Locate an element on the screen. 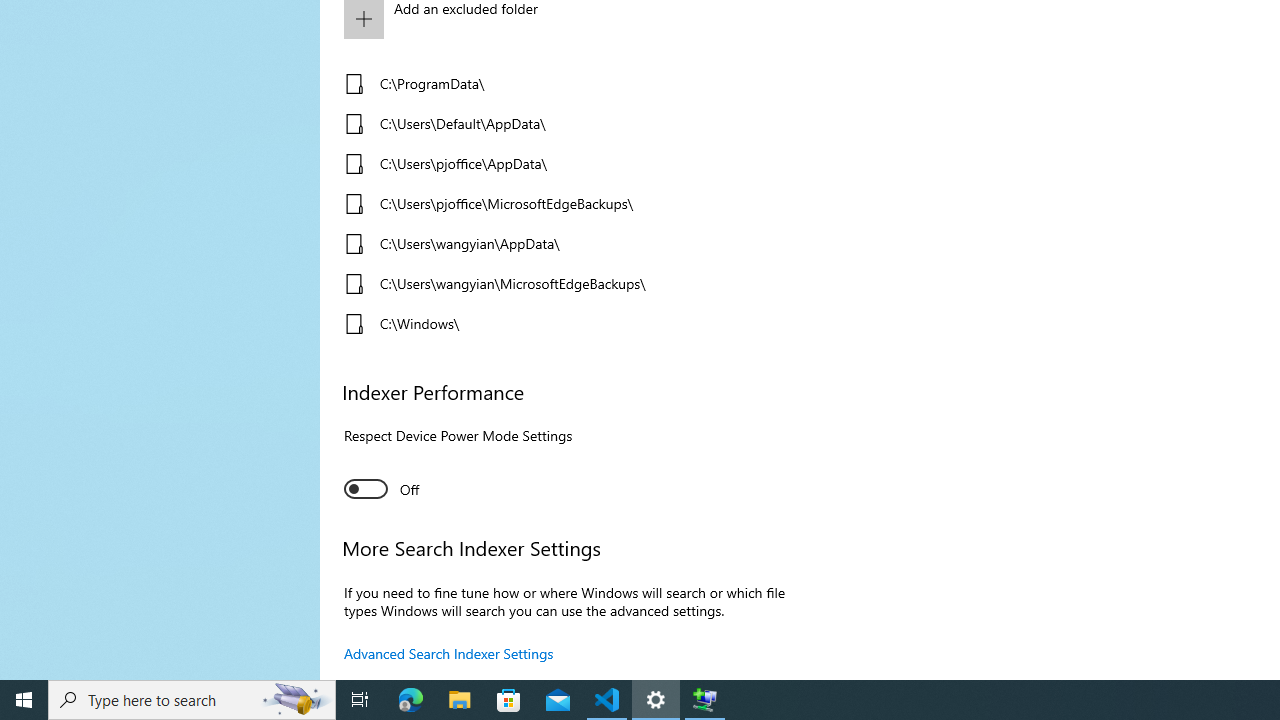 Image resolution: width=1280 pixels, height=720 pixels. 'Microsoft Edge' is located at coordinates (410, 698).